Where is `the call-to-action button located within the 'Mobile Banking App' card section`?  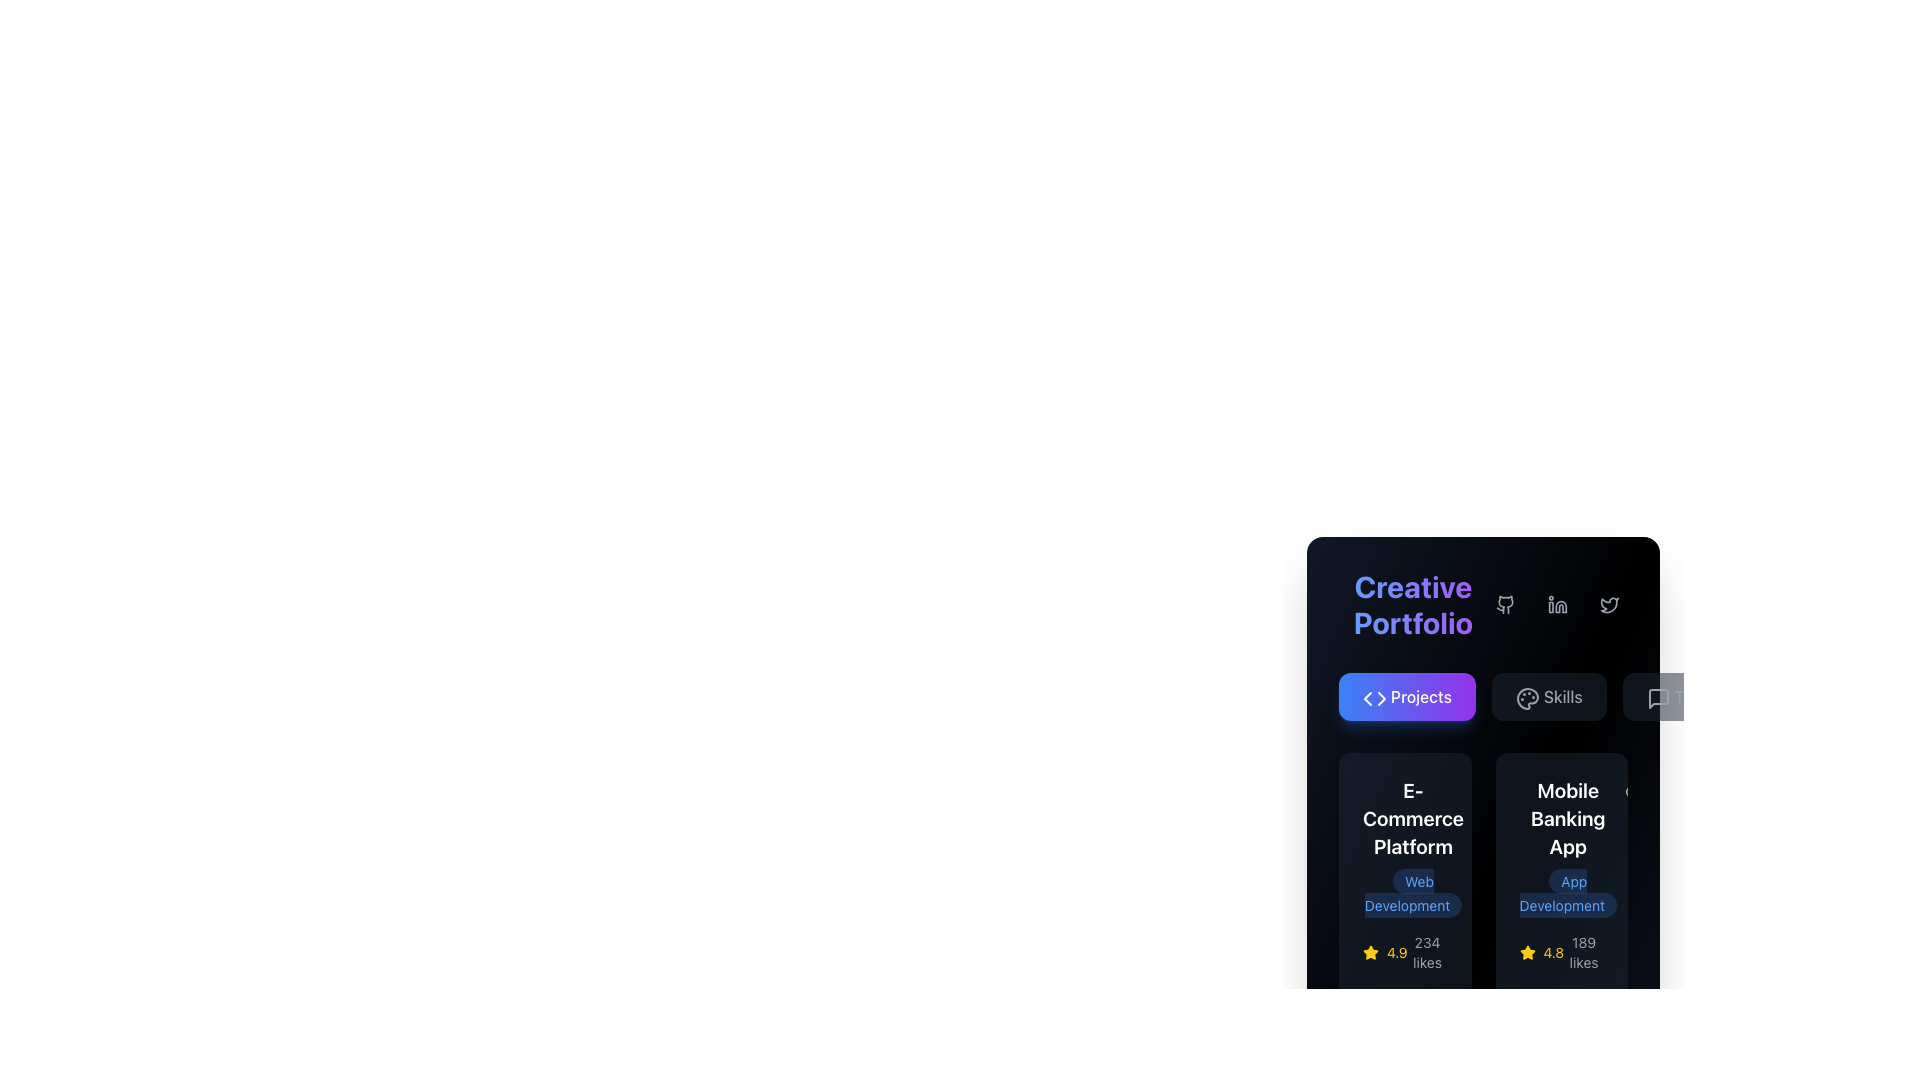 the call-to-action button located within the 'Mobile Banking App' card section is located at coordinates (1560, 874).